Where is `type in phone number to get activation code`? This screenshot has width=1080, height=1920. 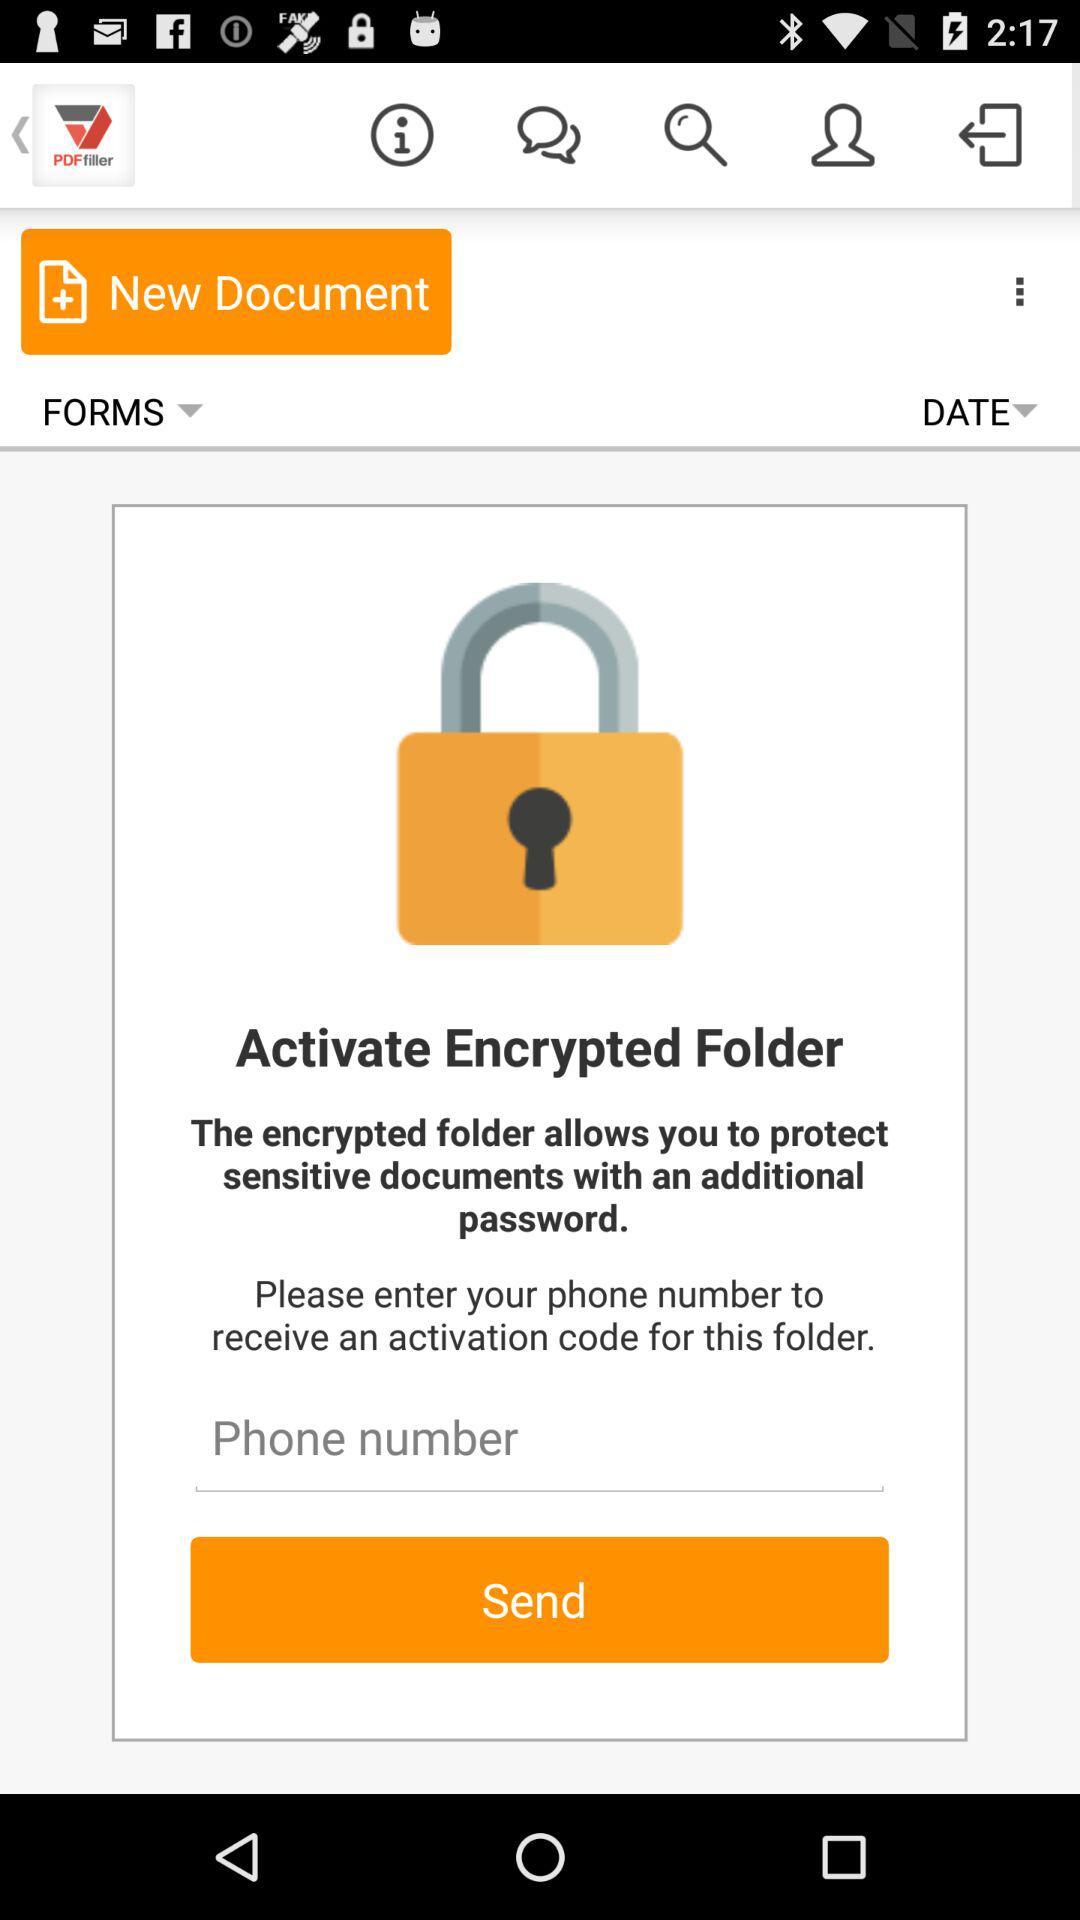
type in phone number to get activation code is located at coordinates (538, 1427).